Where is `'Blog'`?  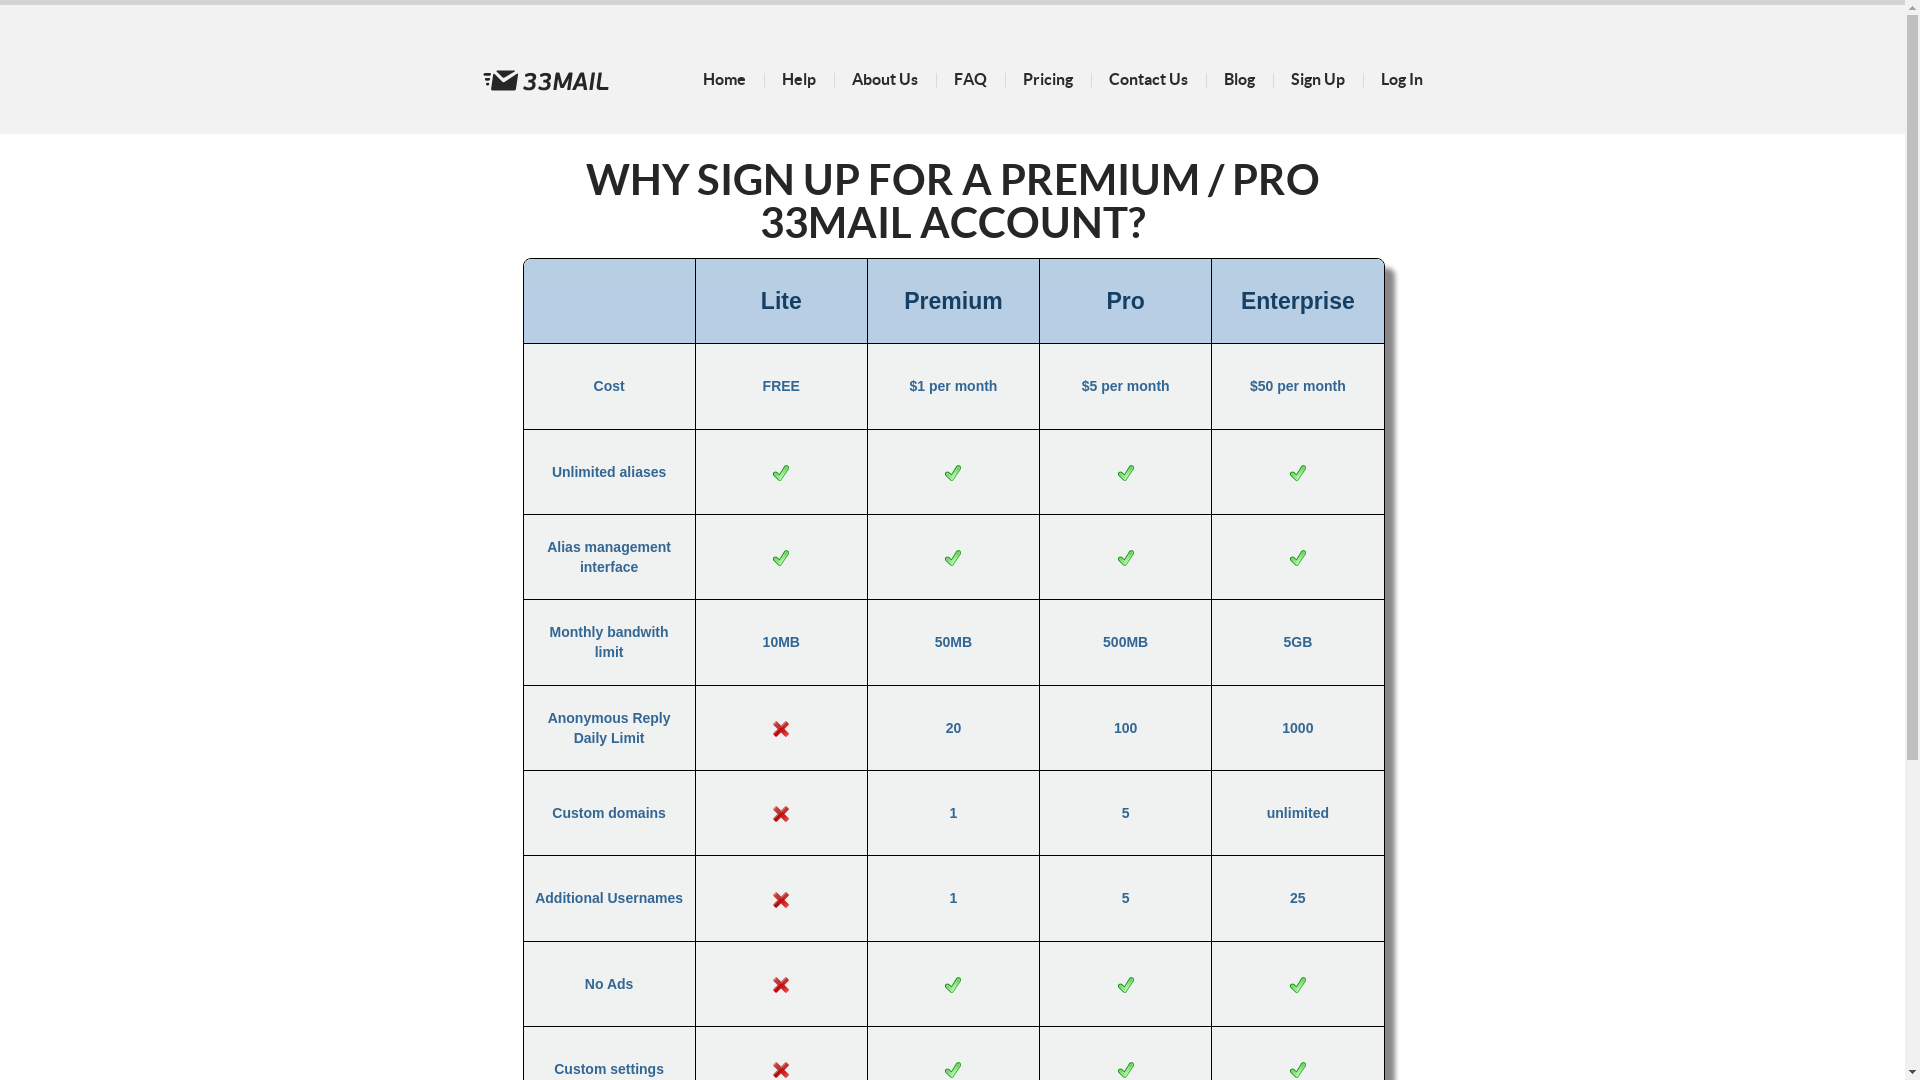 'Blog' is located at coordinates (1238, 77).